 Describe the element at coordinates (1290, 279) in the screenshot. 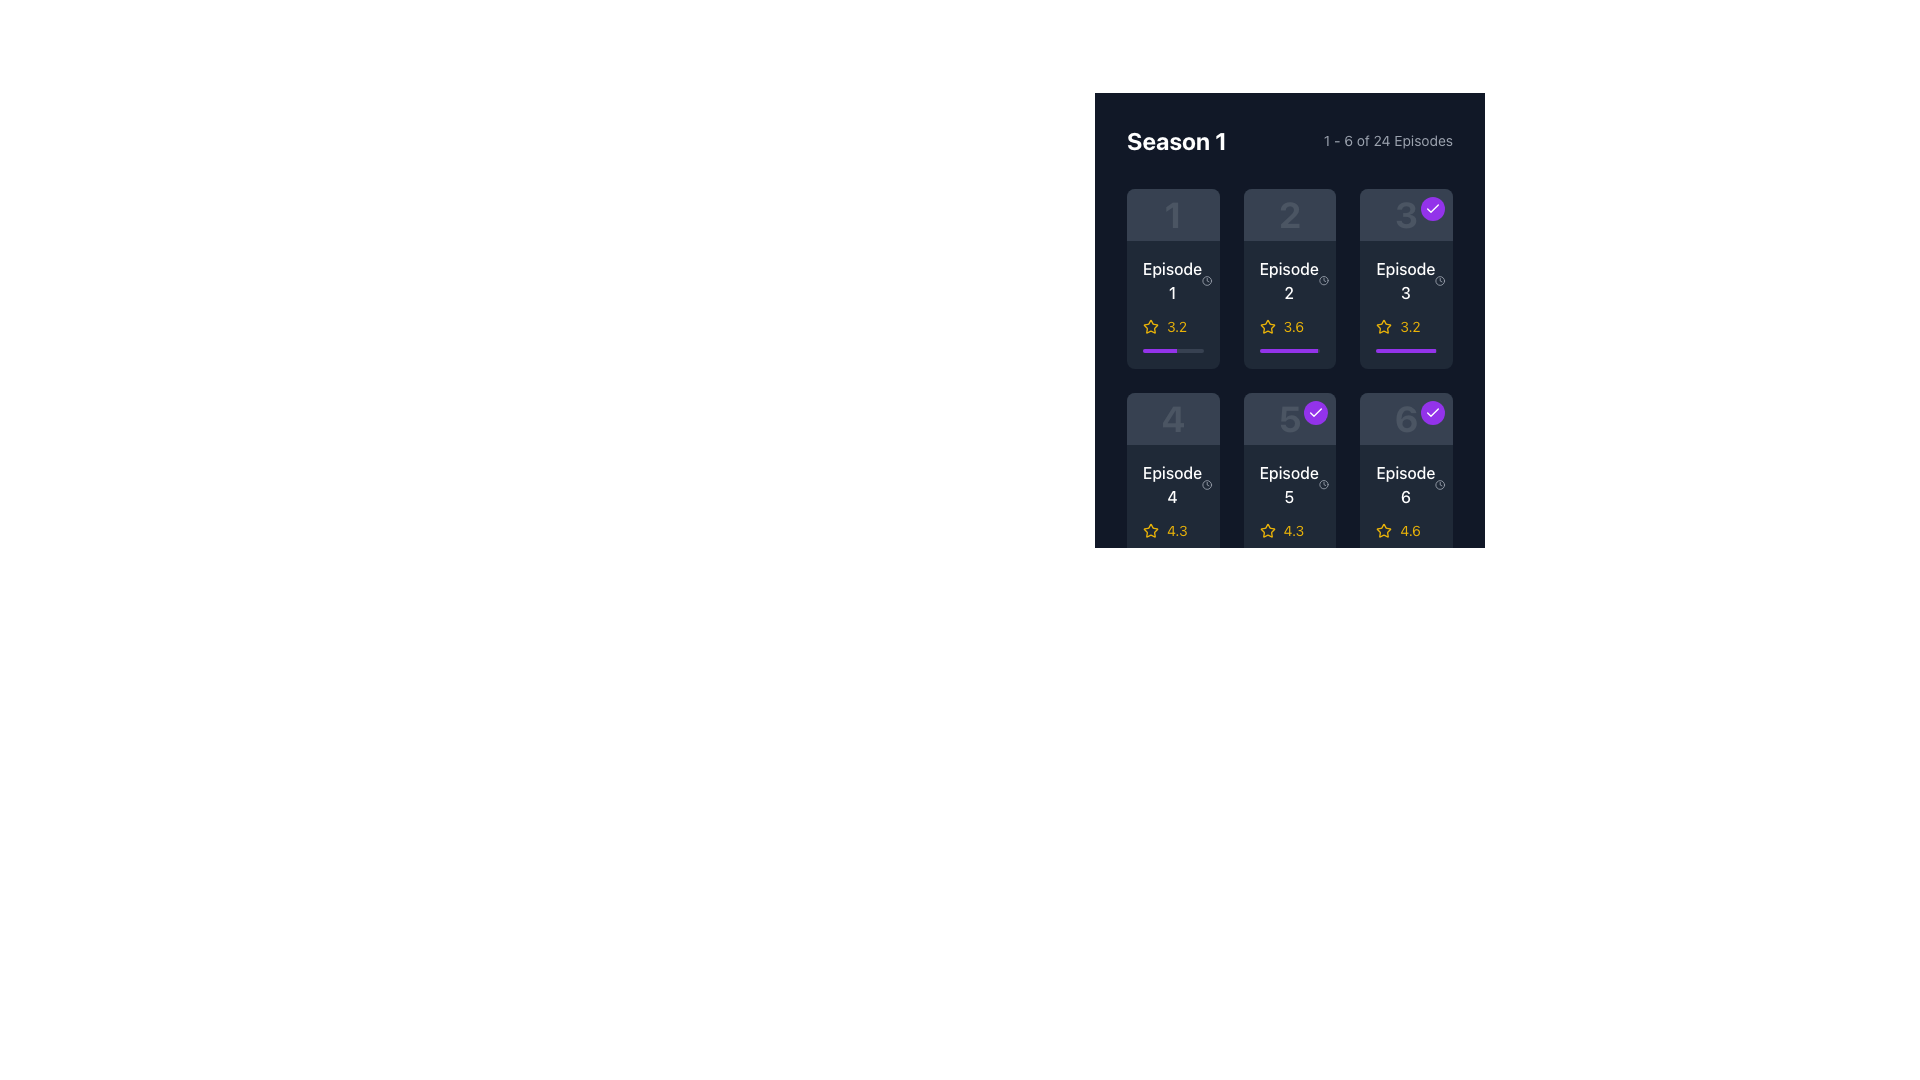

I see `the second episode card in the first row of the grid layout` at that location.